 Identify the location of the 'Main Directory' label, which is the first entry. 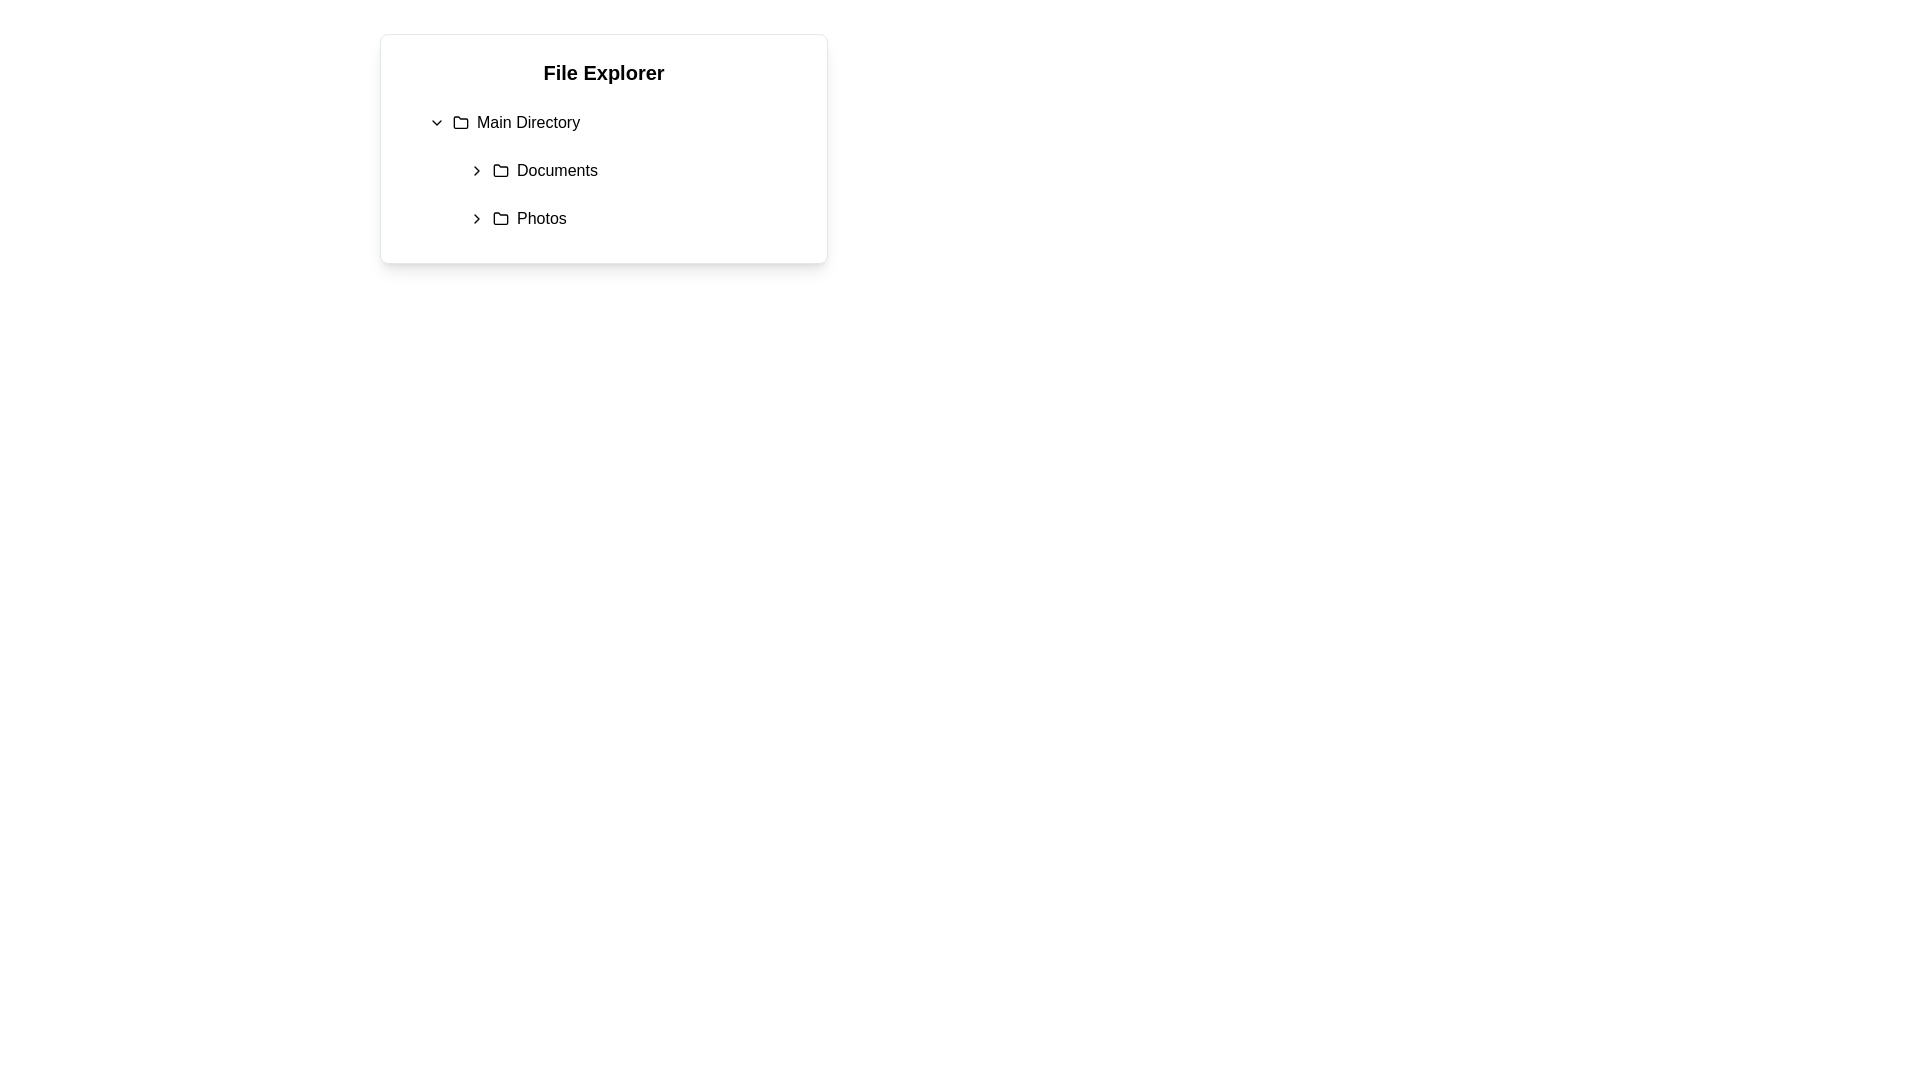
(516, 123).